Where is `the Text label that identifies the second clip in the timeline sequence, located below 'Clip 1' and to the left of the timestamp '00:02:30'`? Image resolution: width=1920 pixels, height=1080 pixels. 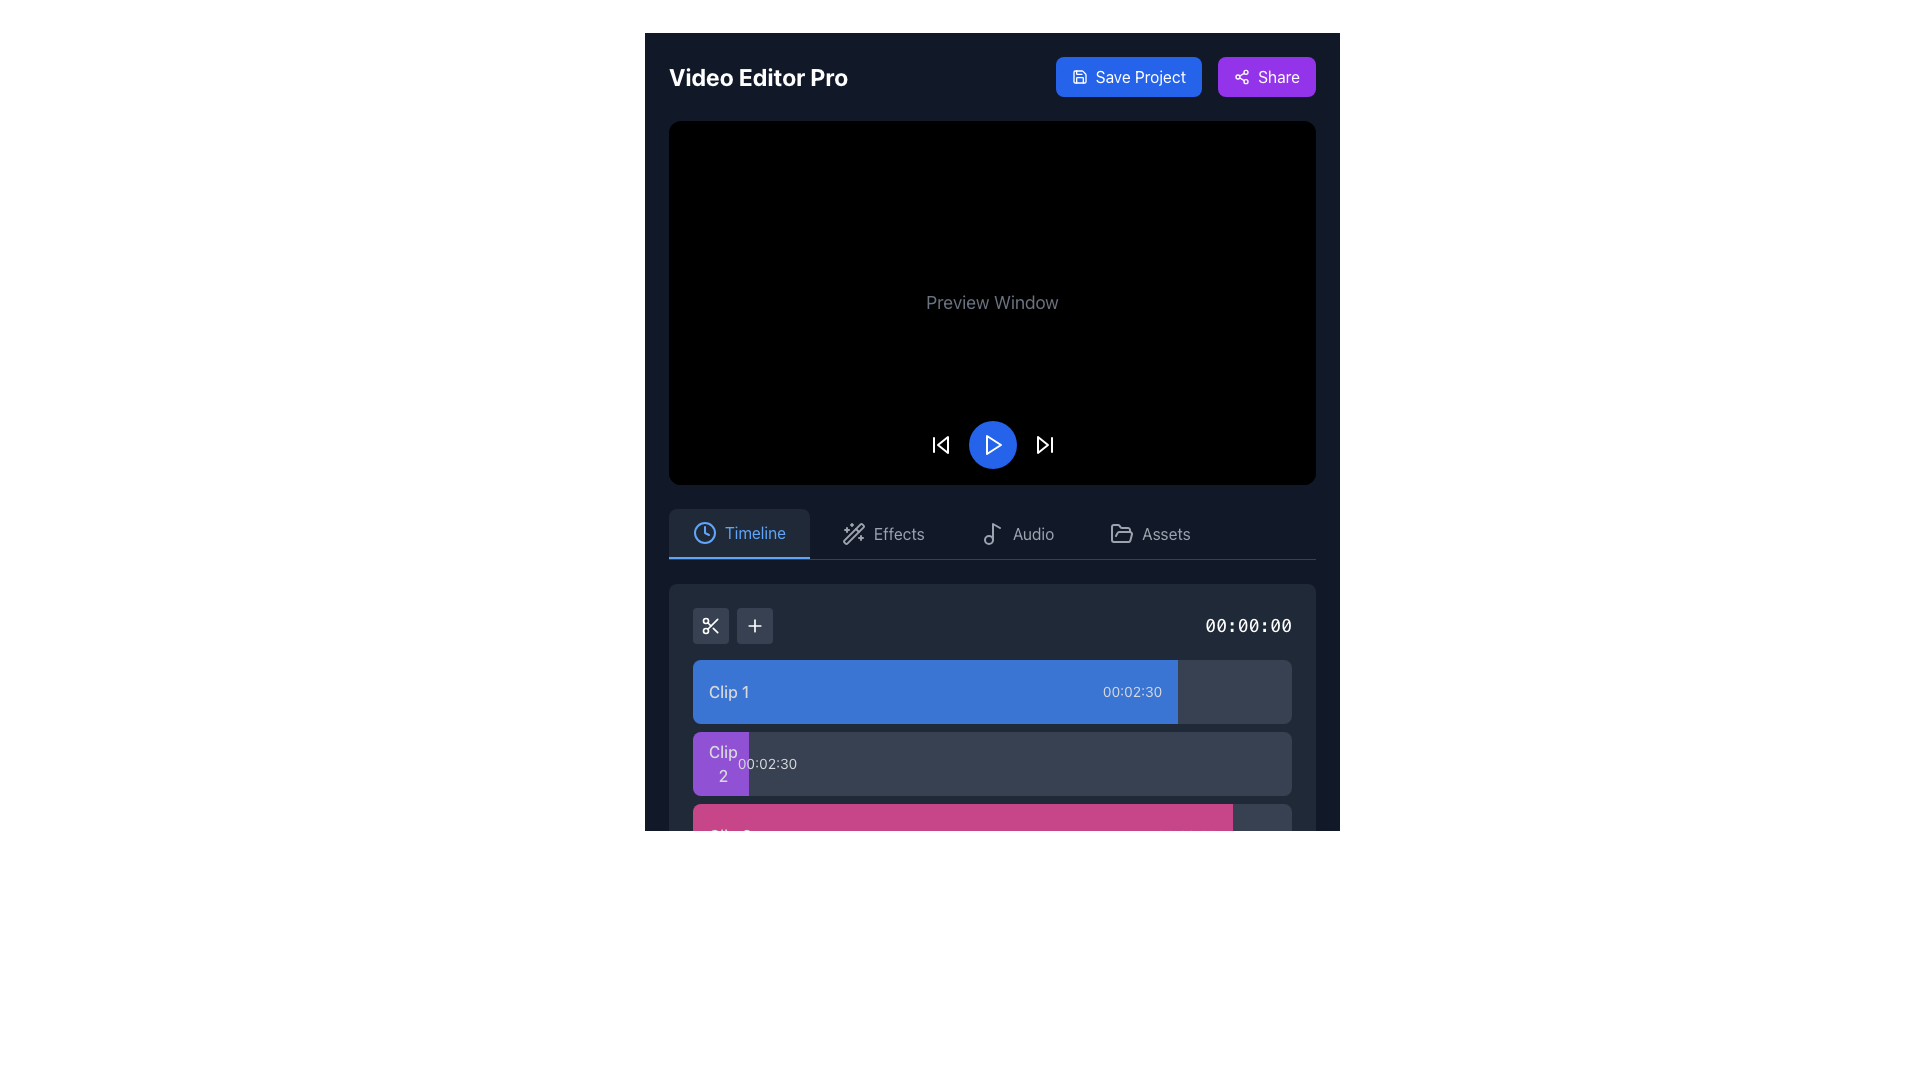 the Text label that identifies the second clip in the timeline sequence, located below 'Clip 1' and to the left of the timestamp '00:02:30' is located at coordinates (722, 763).